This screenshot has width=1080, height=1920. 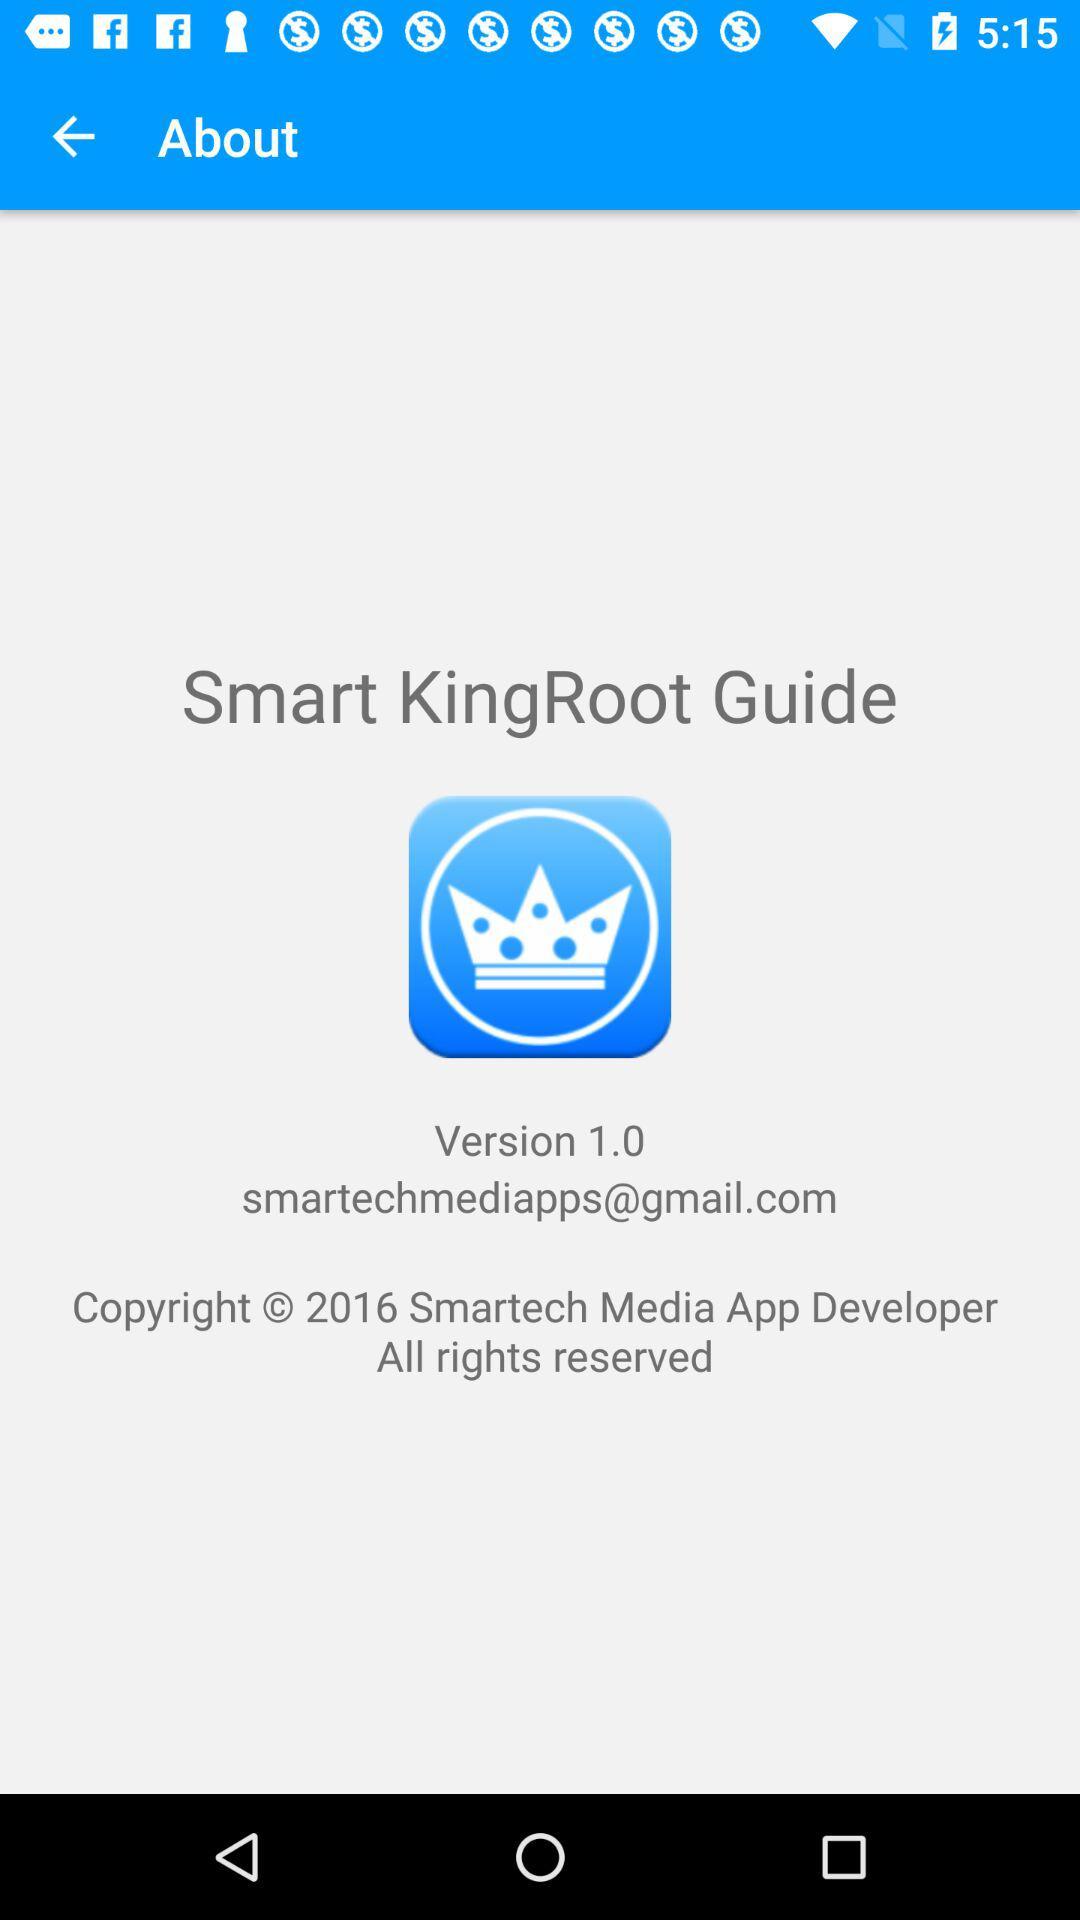 What do you see at coordinates (72, 135) in the screenshot?
I see `icon next to the about item` at bounding box center [72, 135].